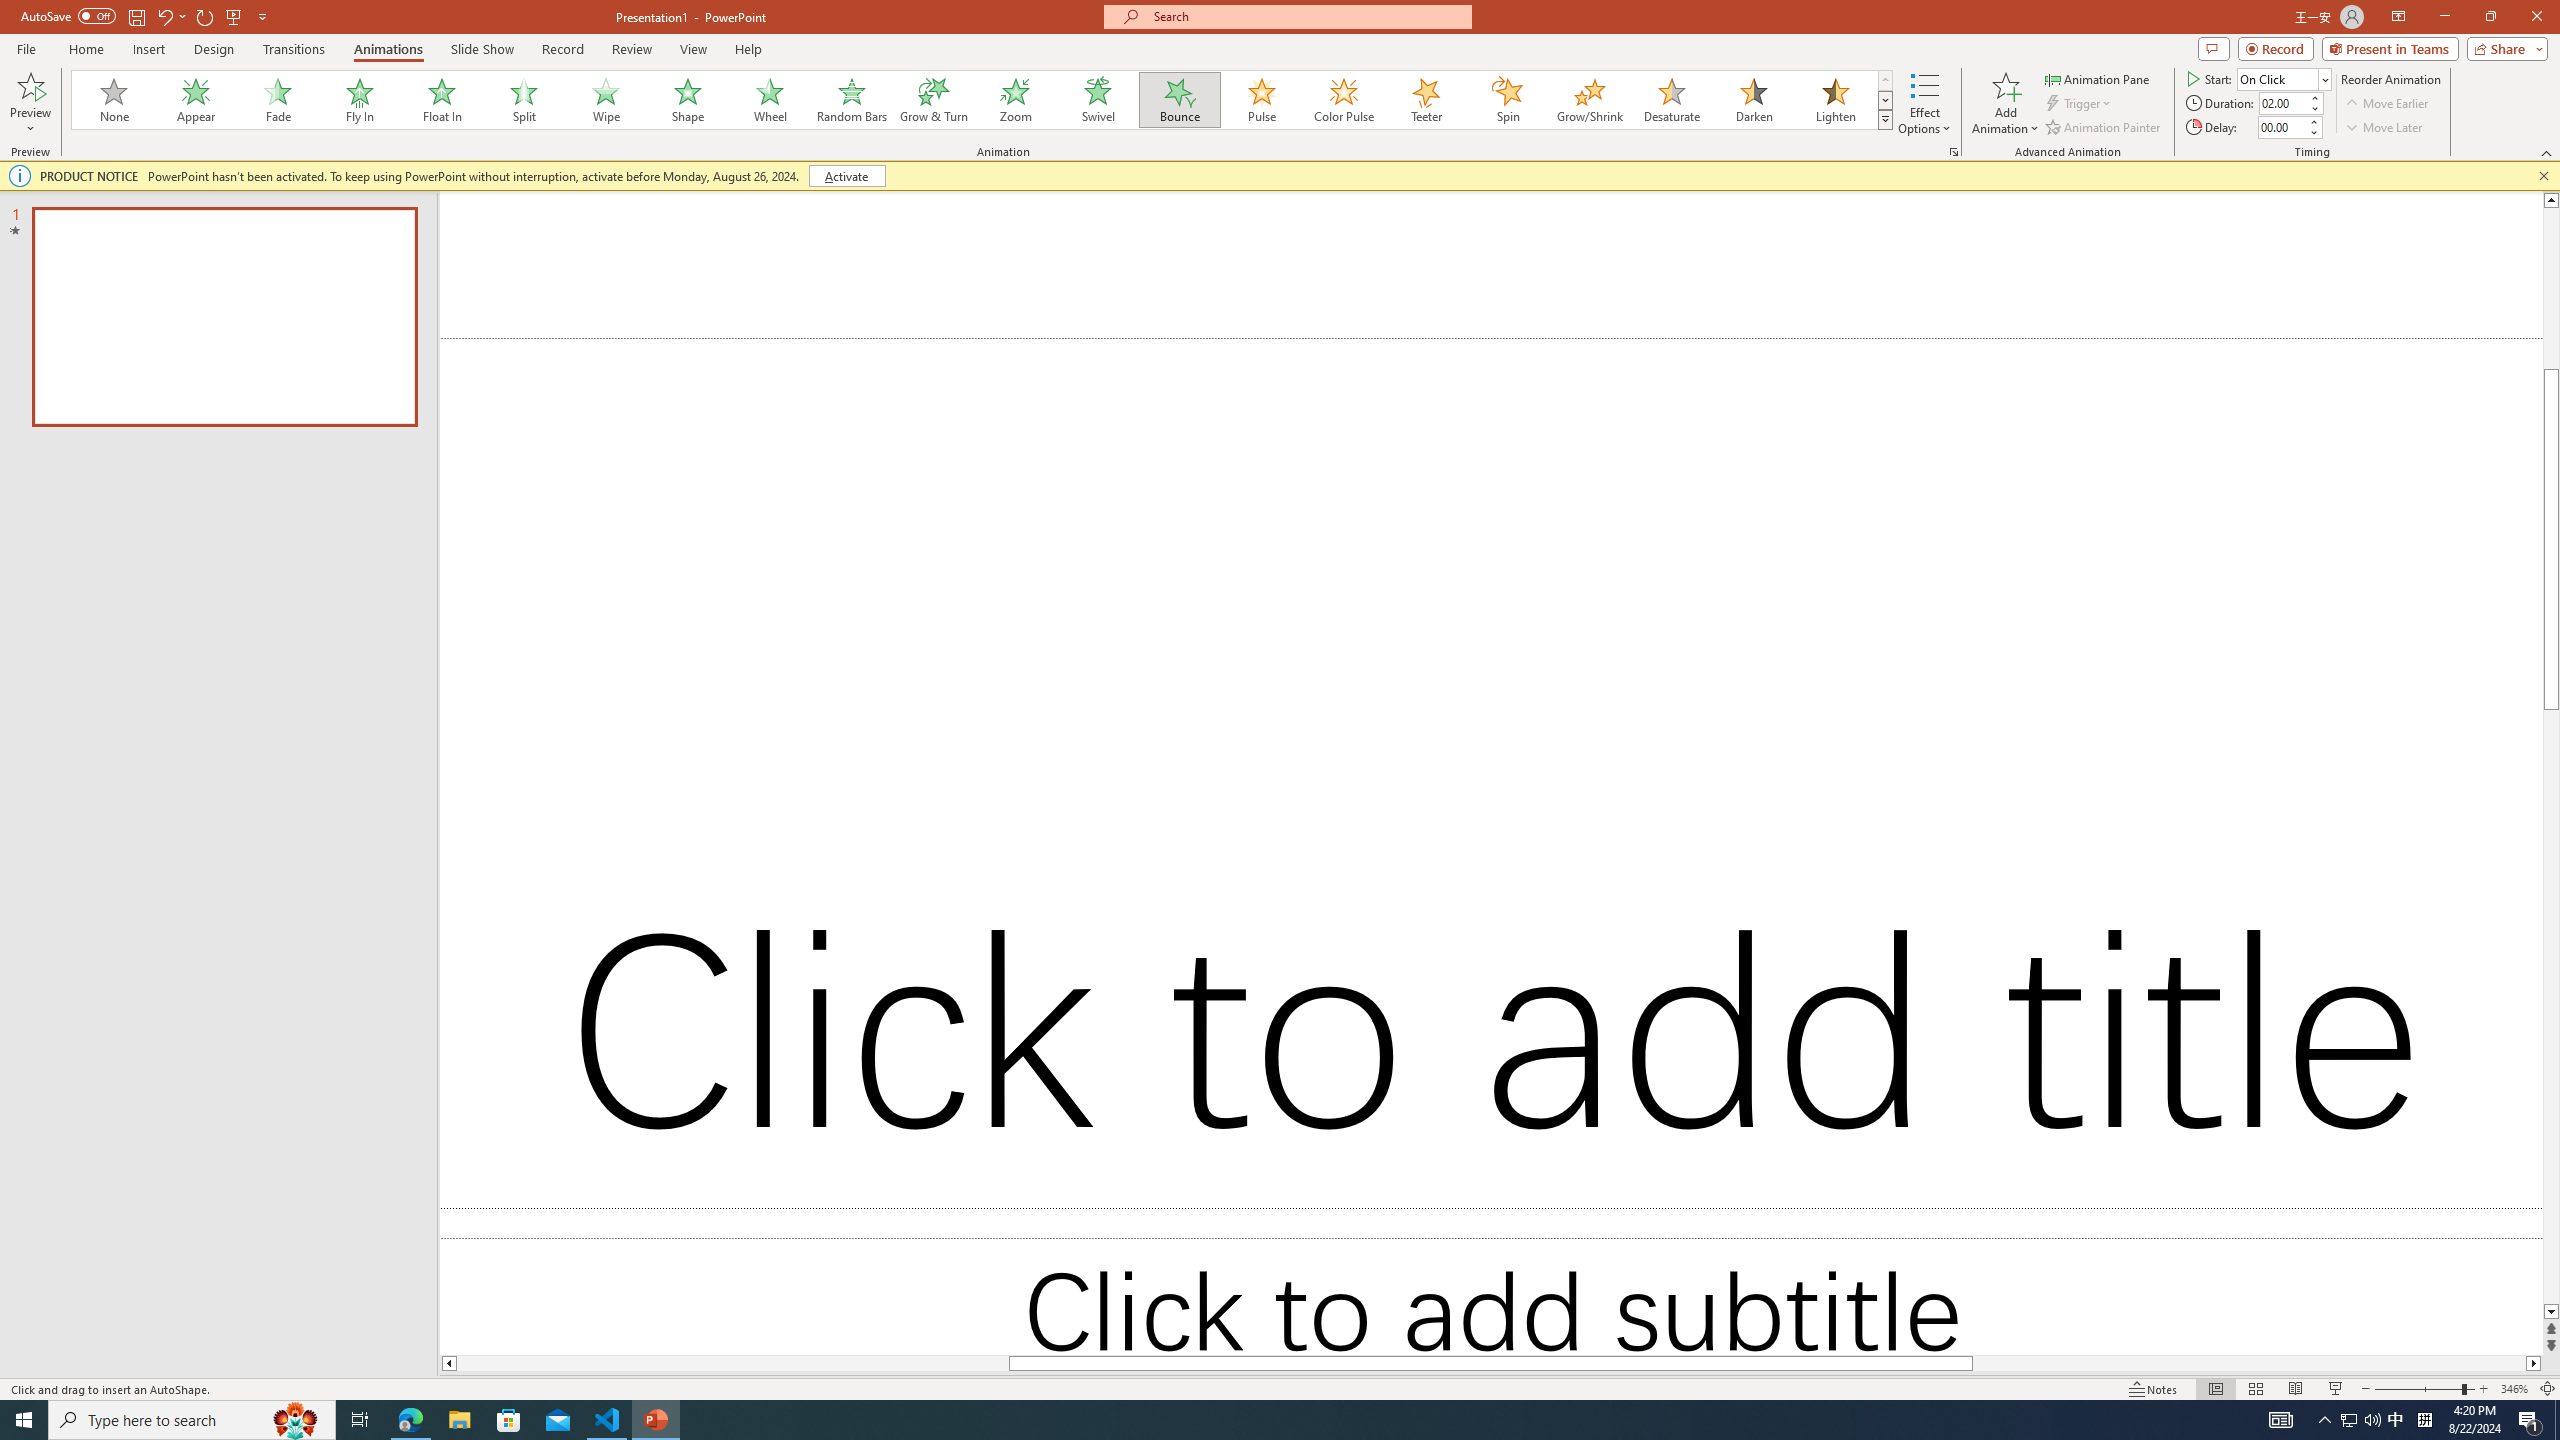 This screenshot has height=1440, width=2560. What do you see at coordinates (1261, 99) in the screenshot?
I see `'Pulse'` at bounding box center [1261, 99].